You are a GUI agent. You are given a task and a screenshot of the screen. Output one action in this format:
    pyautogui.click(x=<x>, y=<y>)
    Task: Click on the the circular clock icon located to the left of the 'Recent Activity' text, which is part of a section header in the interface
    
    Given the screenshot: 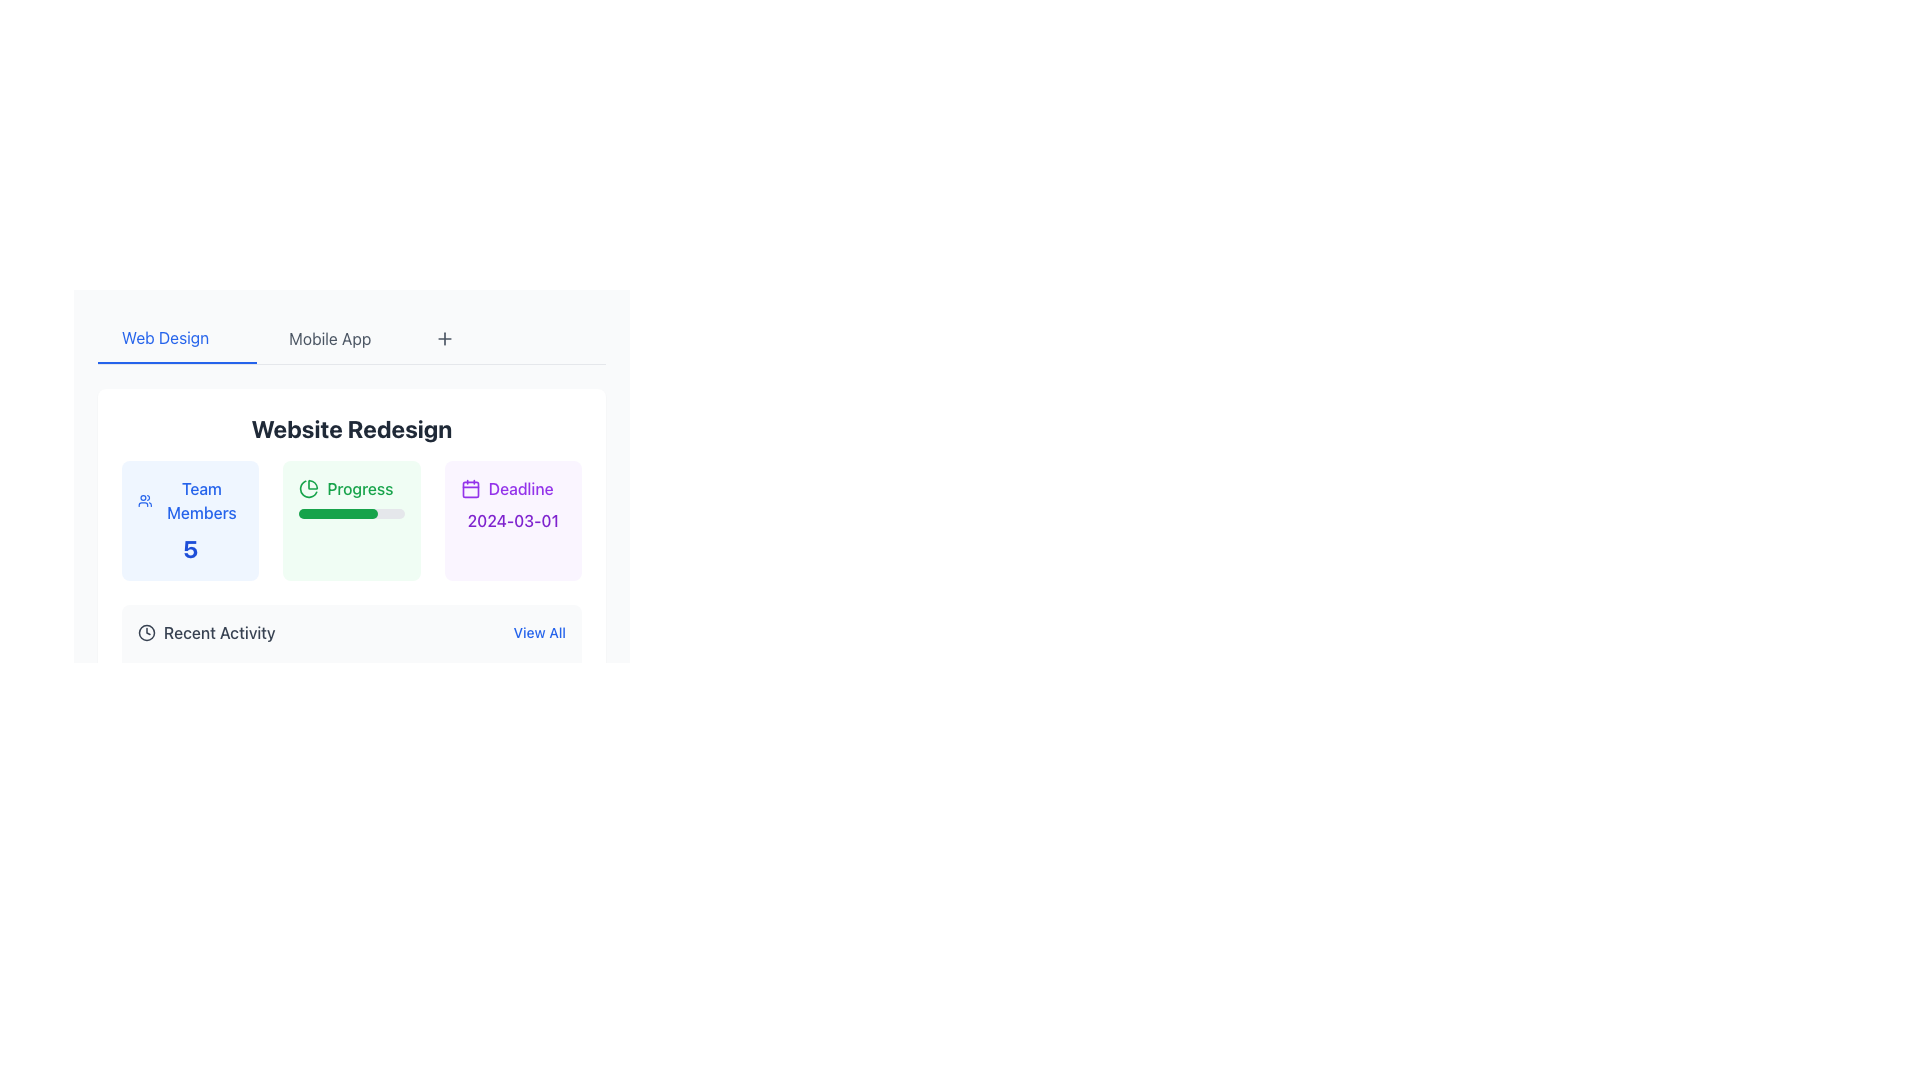 What is the action you would take?
    pyautogui.click(x=146, y=632)
    